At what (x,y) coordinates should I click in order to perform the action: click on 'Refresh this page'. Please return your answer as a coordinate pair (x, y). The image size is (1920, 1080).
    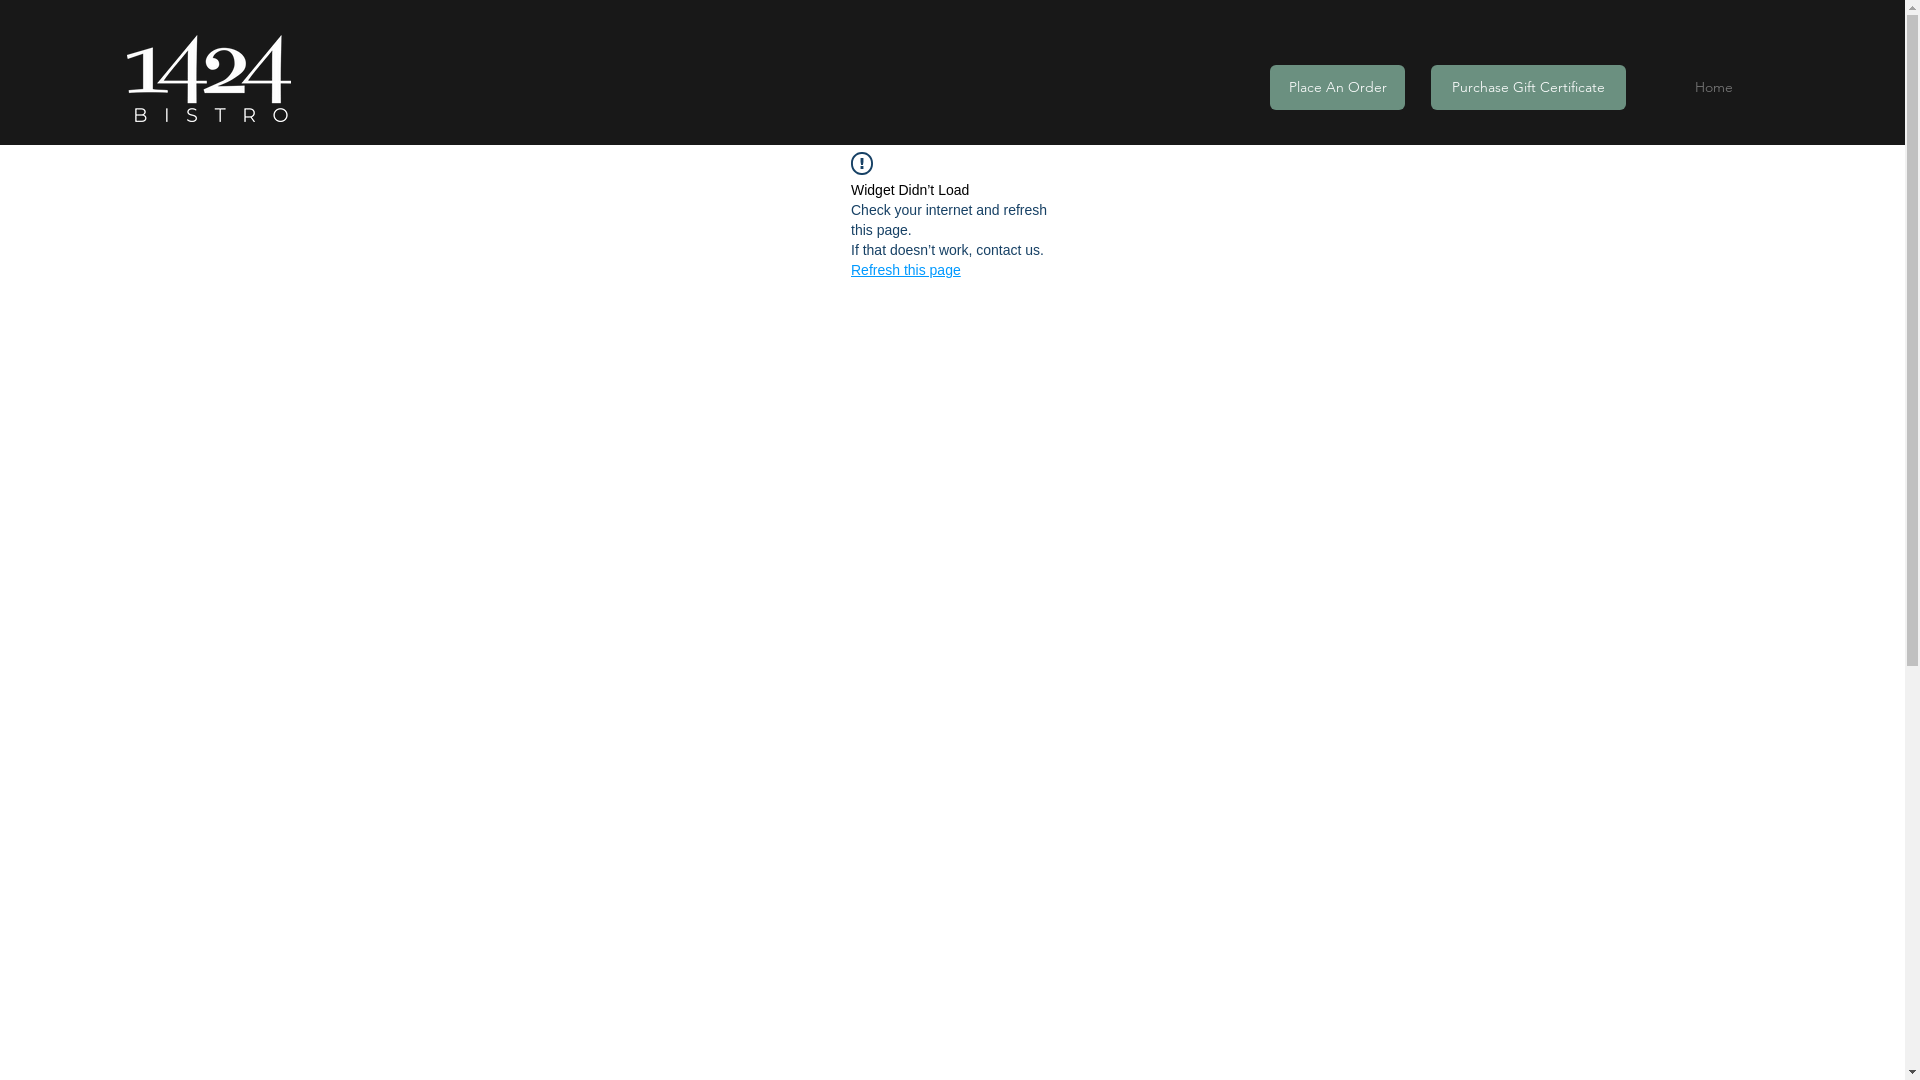
    Looking at the image, I should click on (850, 270).